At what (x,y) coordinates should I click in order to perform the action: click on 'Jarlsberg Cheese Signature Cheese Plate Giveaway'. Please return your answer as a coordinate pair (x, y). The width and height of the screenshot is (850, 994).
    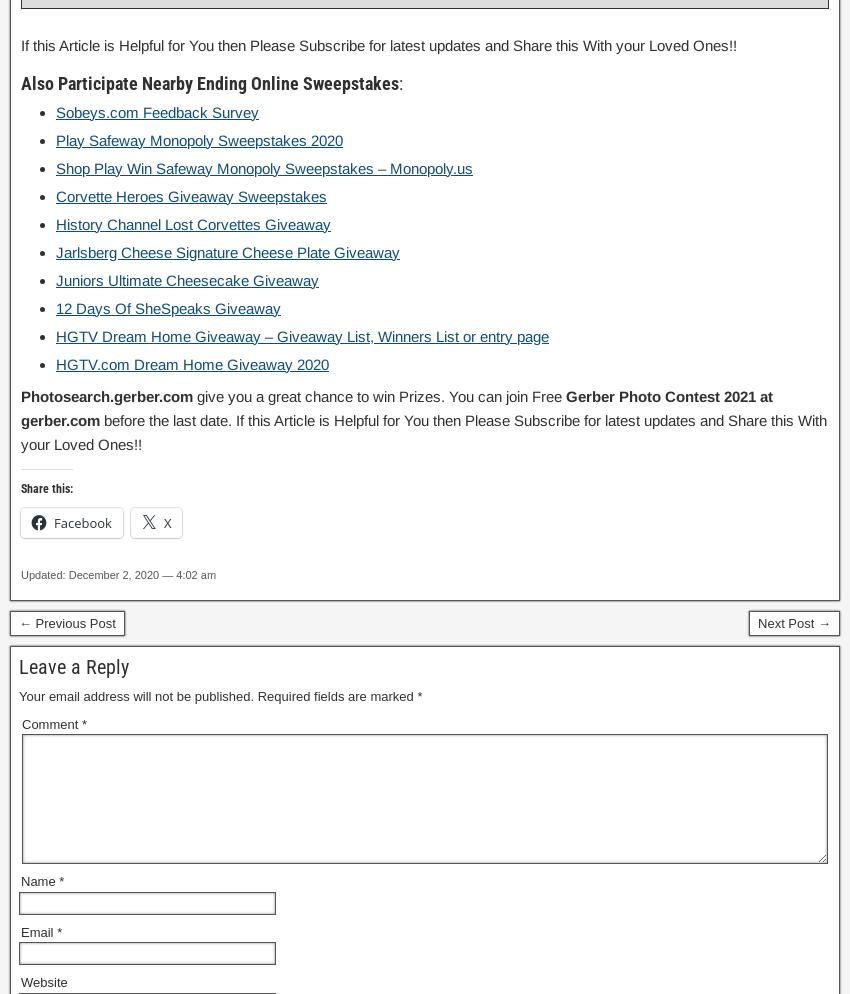
    Looking at the image, I should click on (227, 250).